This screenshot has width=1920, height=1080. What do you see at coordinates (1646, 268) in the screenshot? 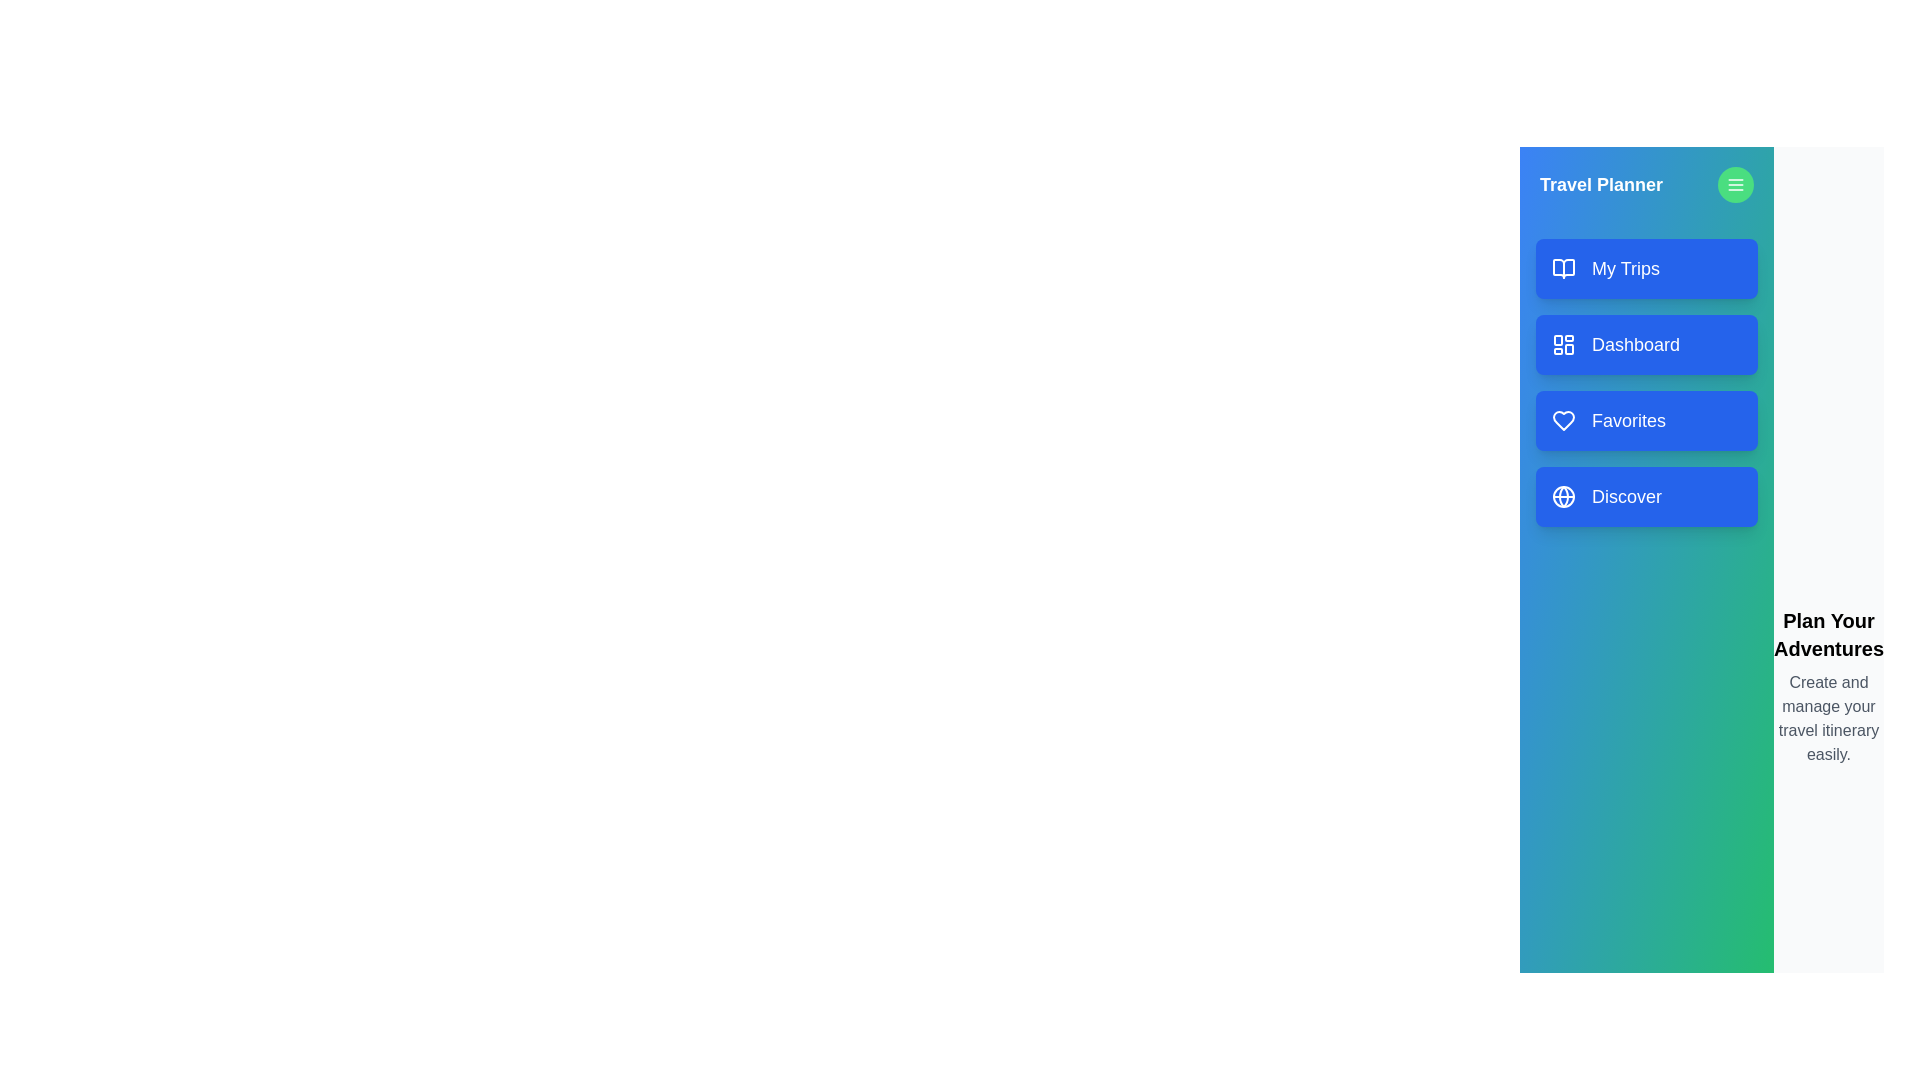
I see `the menu item My Trips to navigate` at bounding box center [1646, 268].